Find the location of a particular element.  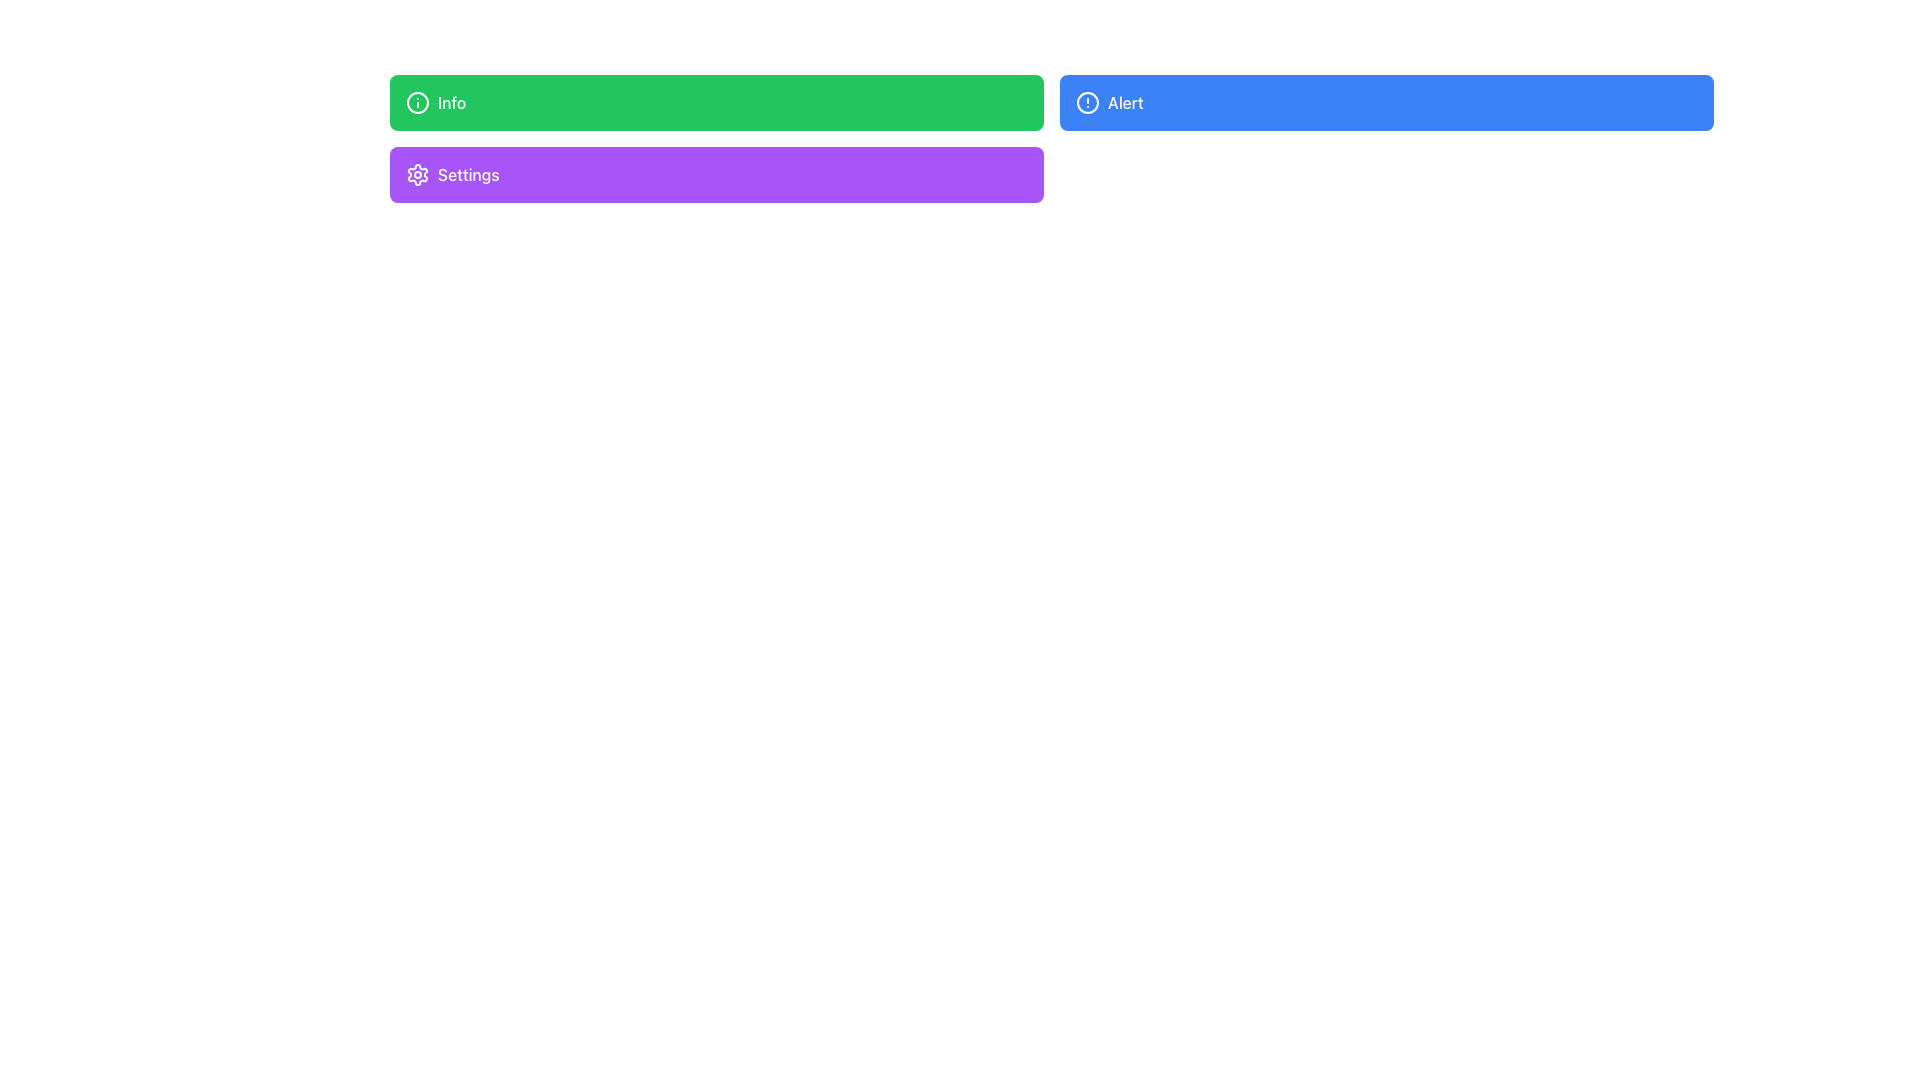

the 'Alert' button located to the right of the 'Info' button is located at coordinates (1386, 103).